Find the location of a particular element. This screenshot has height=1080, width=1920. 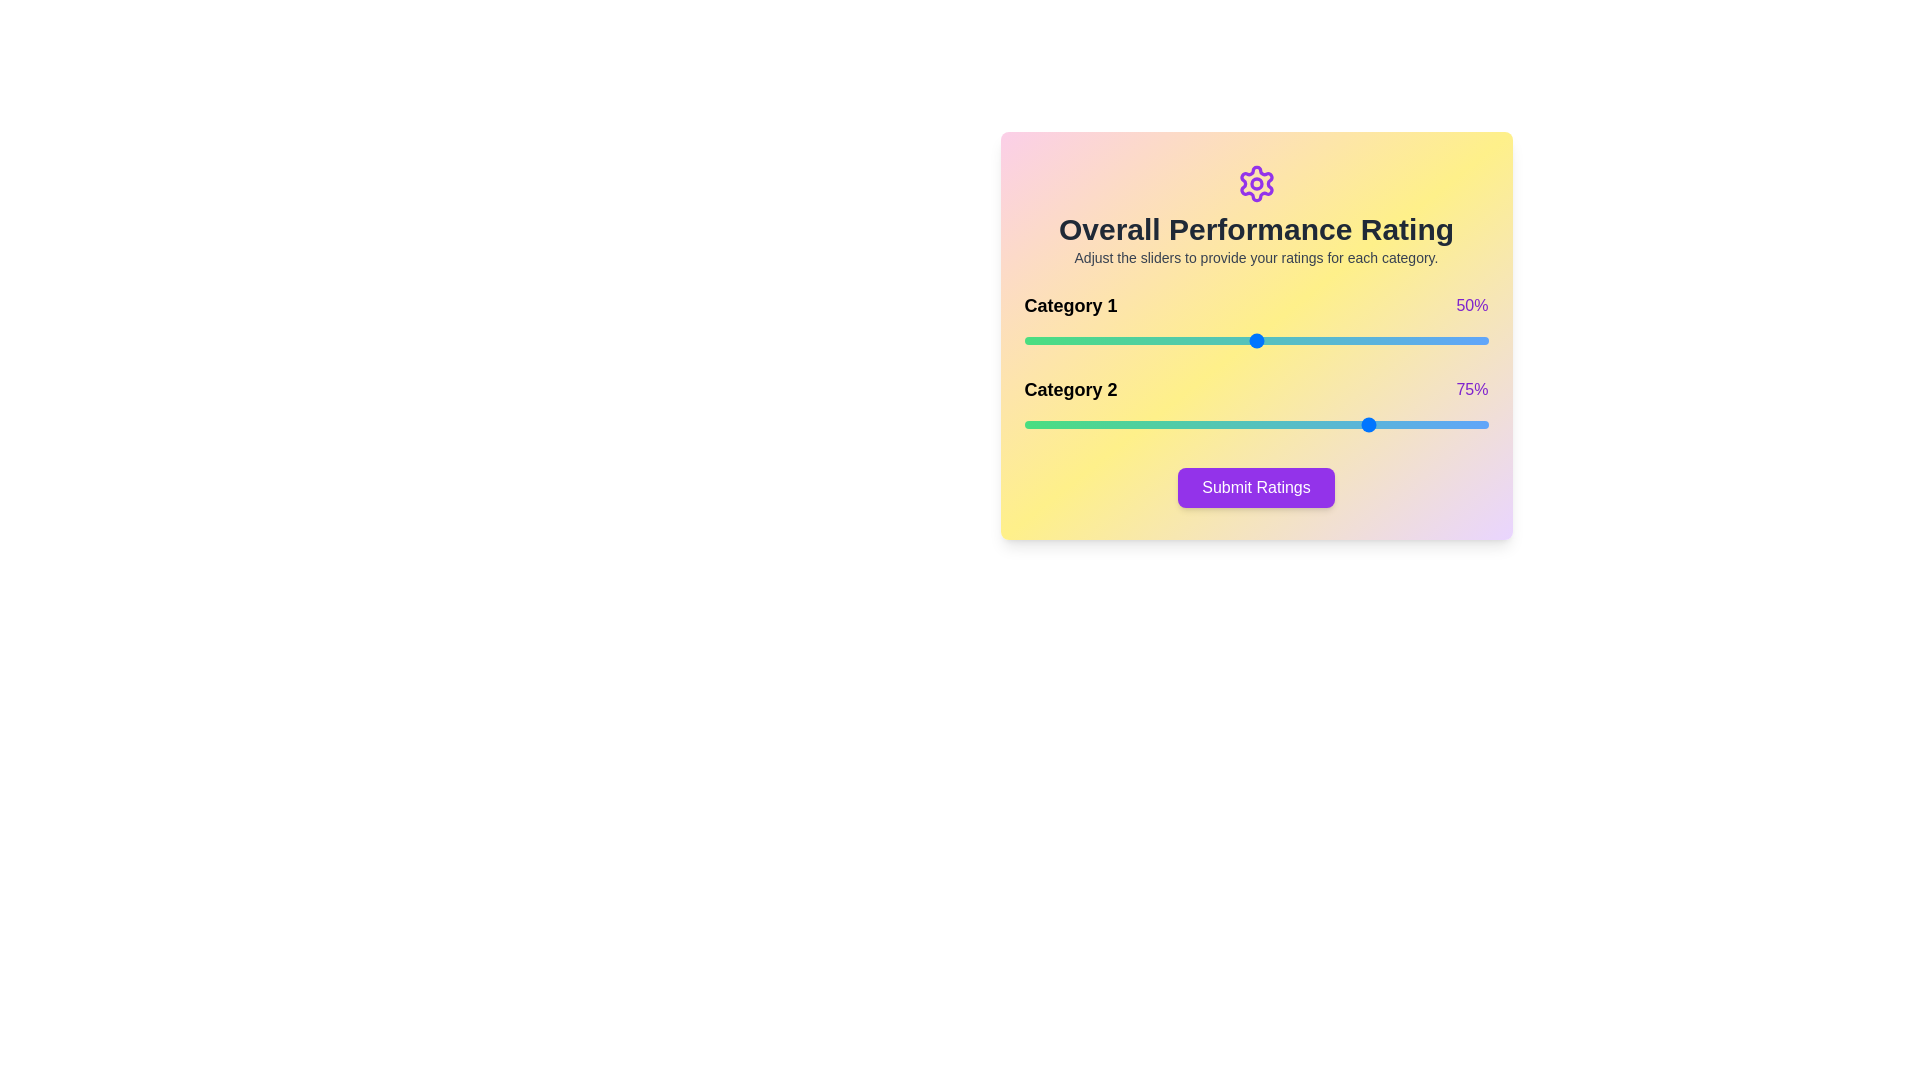

the slider for Category 2 to set its rating to 33% is located at coordinates (1177, 423).